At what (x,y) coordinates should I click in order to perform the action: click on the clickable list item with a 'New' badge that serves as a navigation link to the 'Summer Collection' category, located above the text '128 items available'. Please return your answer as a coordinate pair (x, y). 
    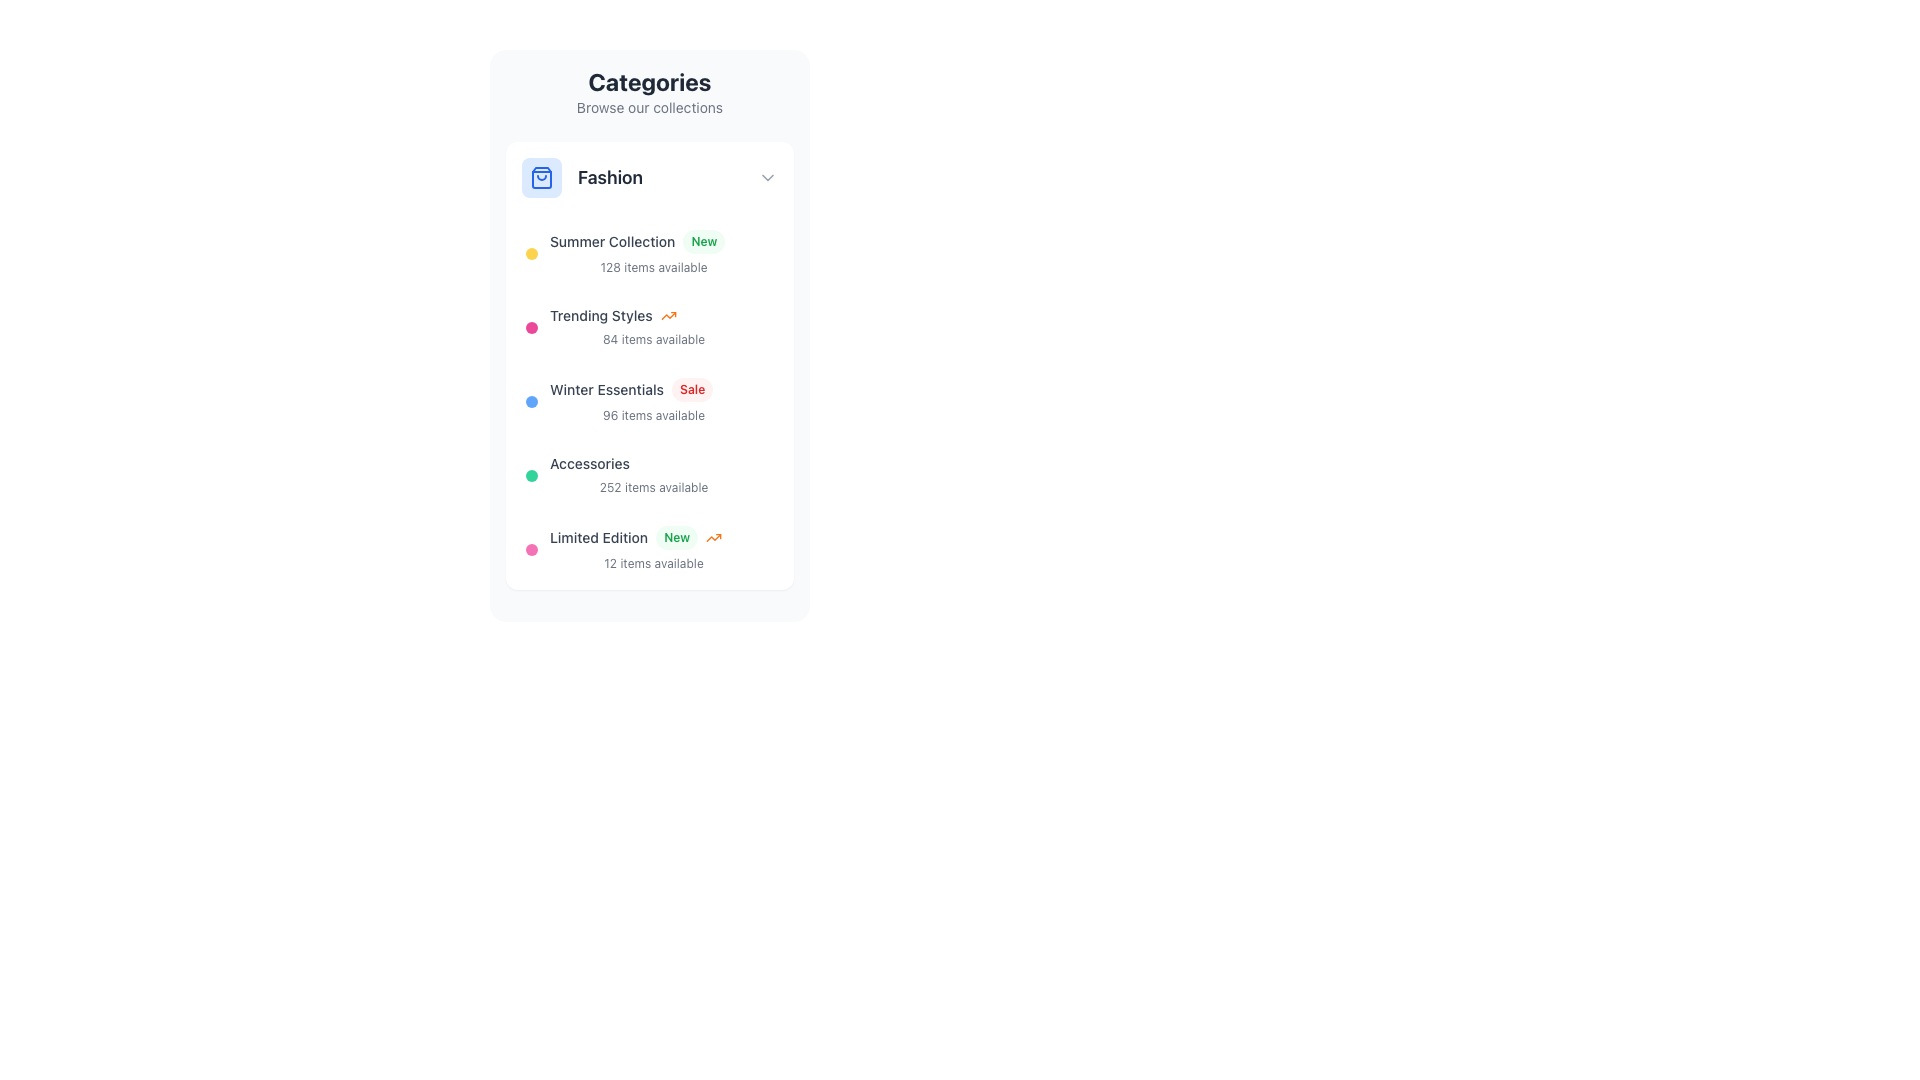
    Looking at the image, I should click on (653, 241).